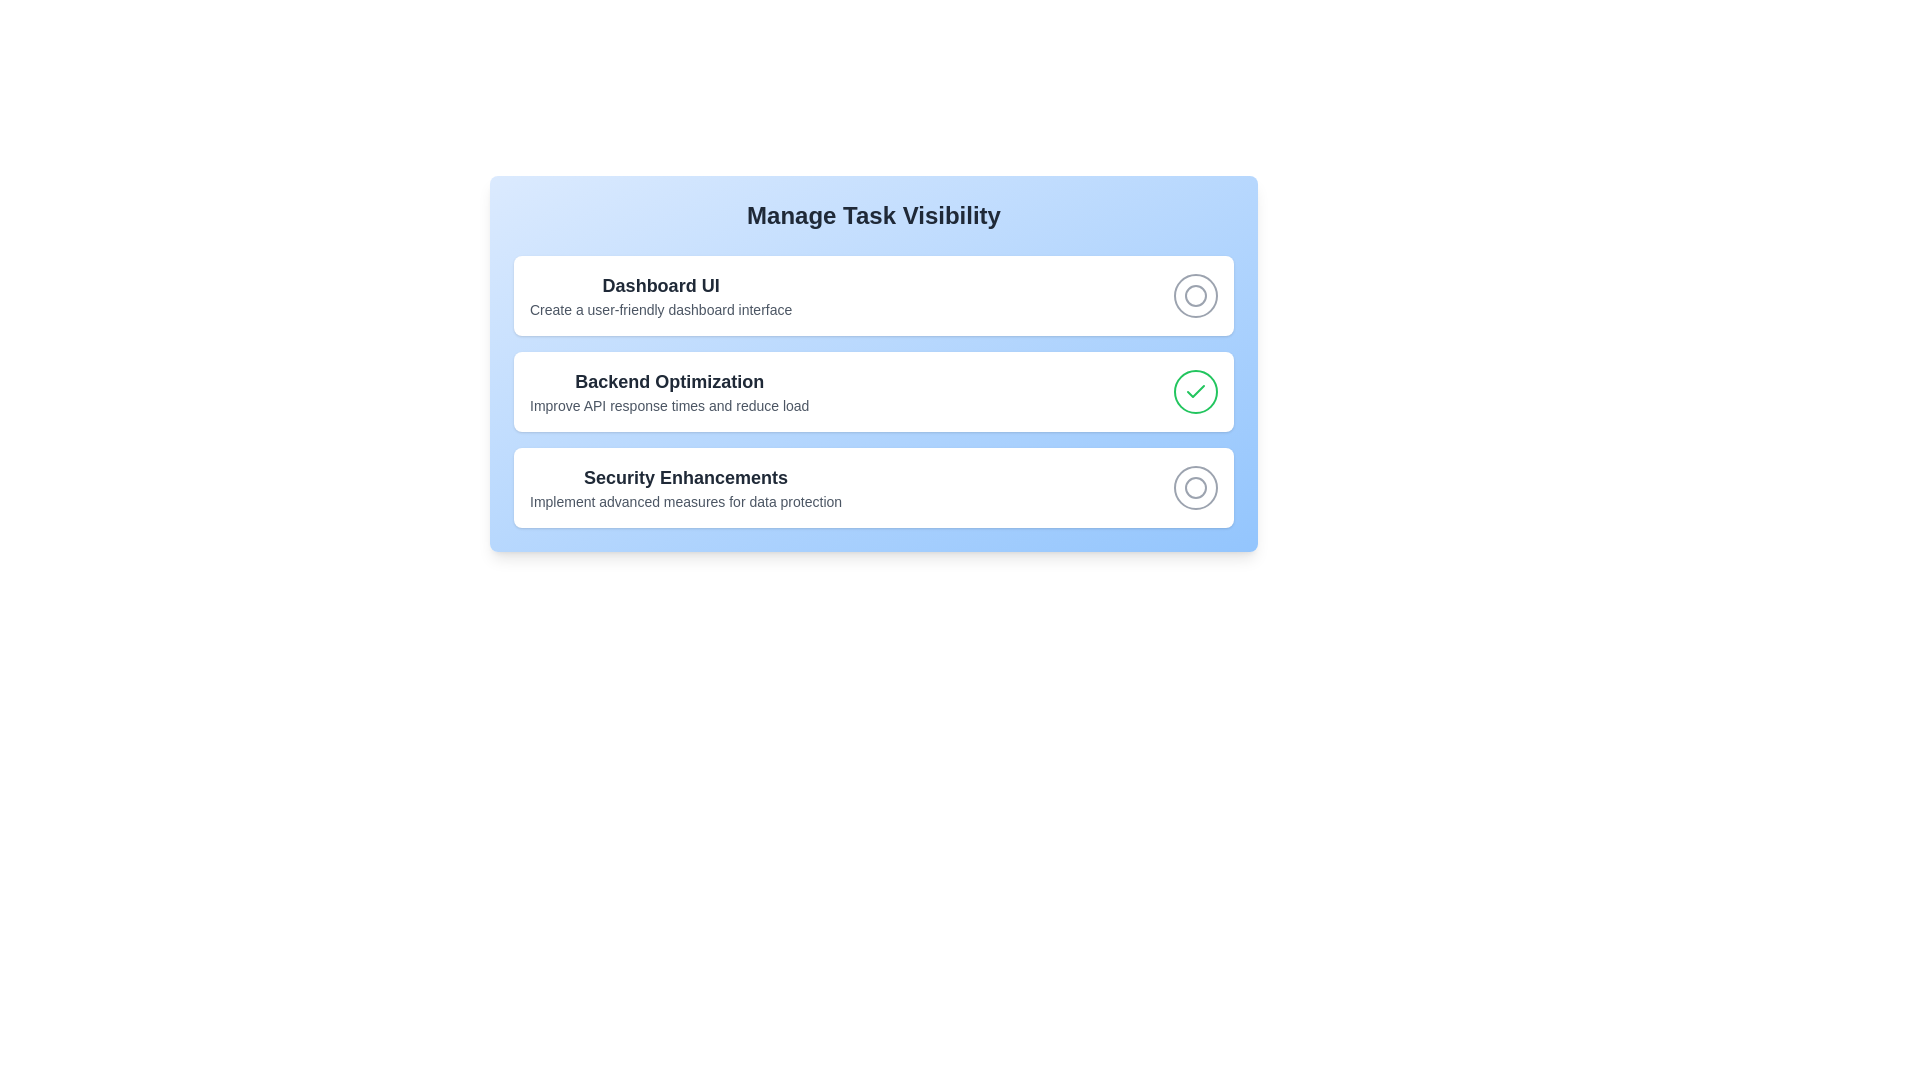 The image size is (1920, 1080). What do you see at coordinates (686, 478) in the screenshot?
I see `the header text that serves as a title for the section detailing 'Implement advanced measures for data protection', located in the 'Manage Task Visibility' interface` at bounding box center [686, 478].